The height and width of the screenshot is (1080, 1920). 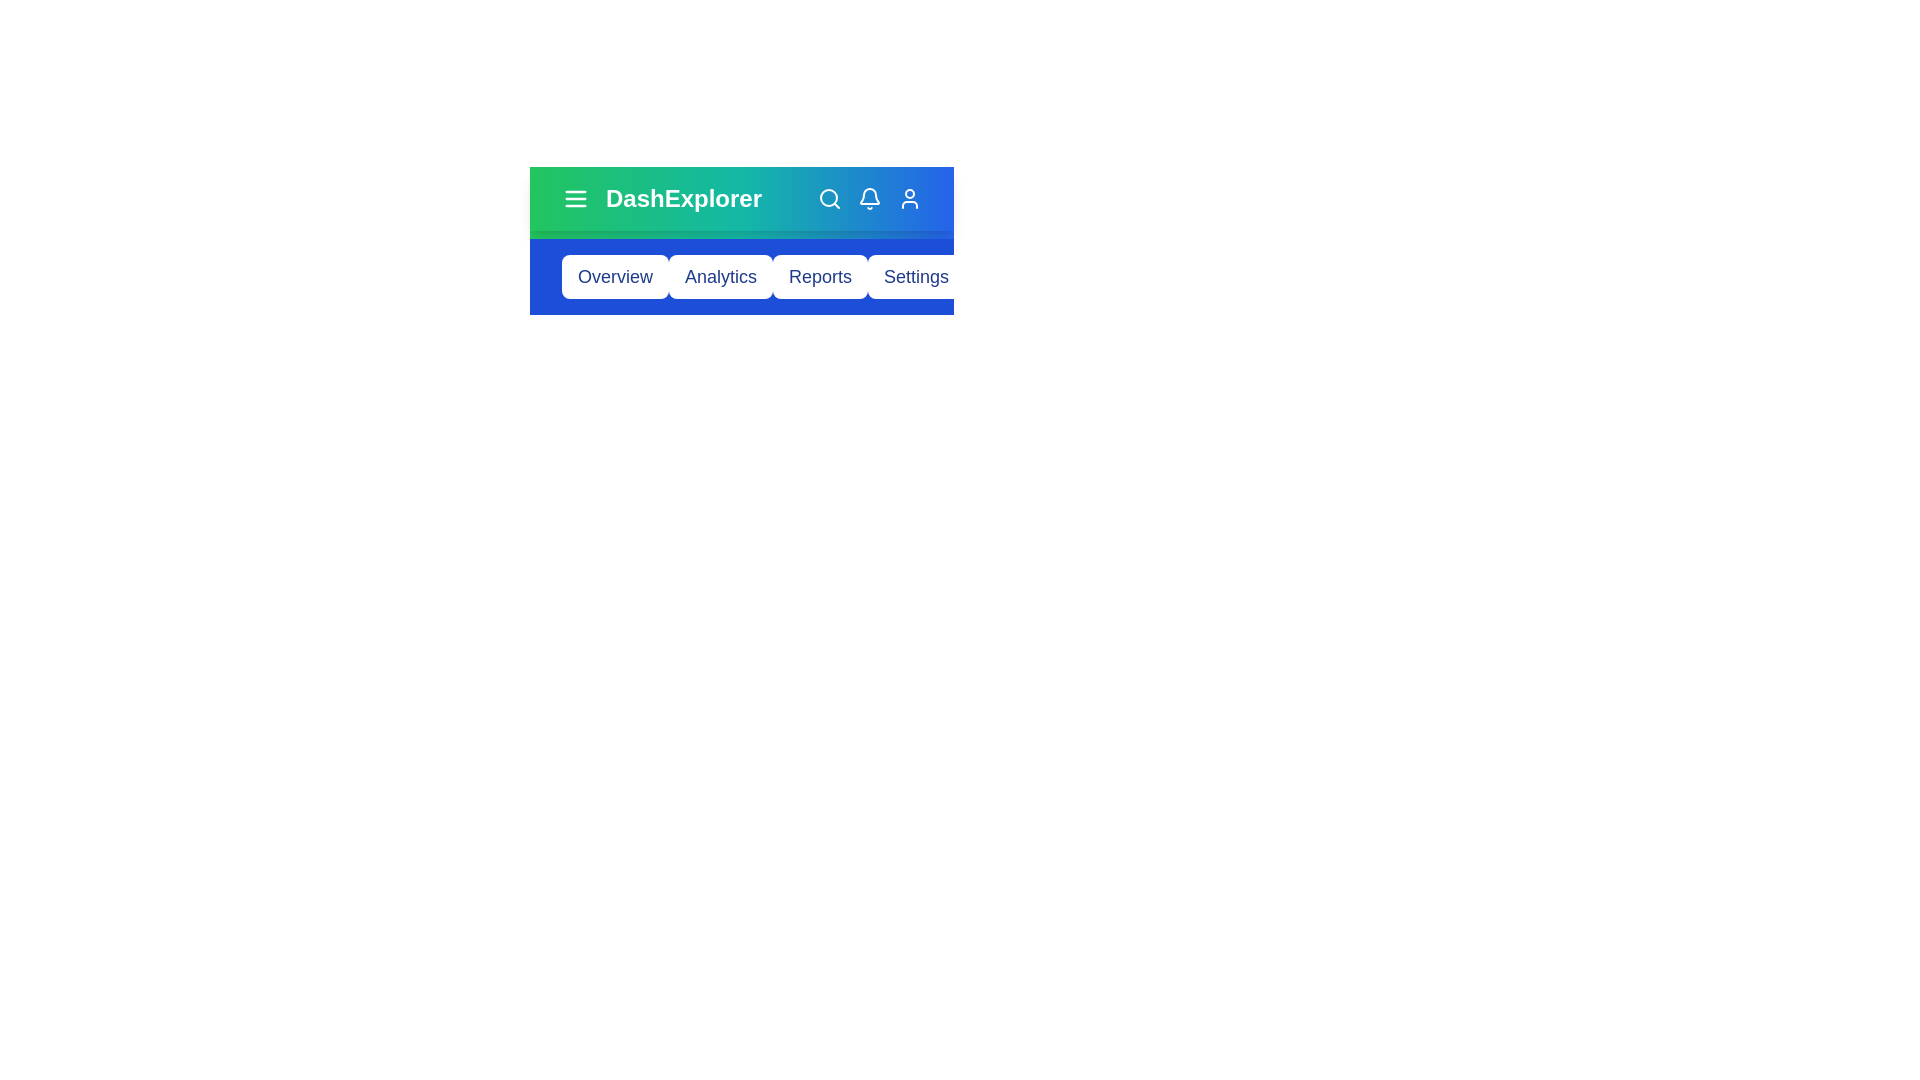 I want to click on the menu item Reports from the navigation bar, so click(x=820, y=277).